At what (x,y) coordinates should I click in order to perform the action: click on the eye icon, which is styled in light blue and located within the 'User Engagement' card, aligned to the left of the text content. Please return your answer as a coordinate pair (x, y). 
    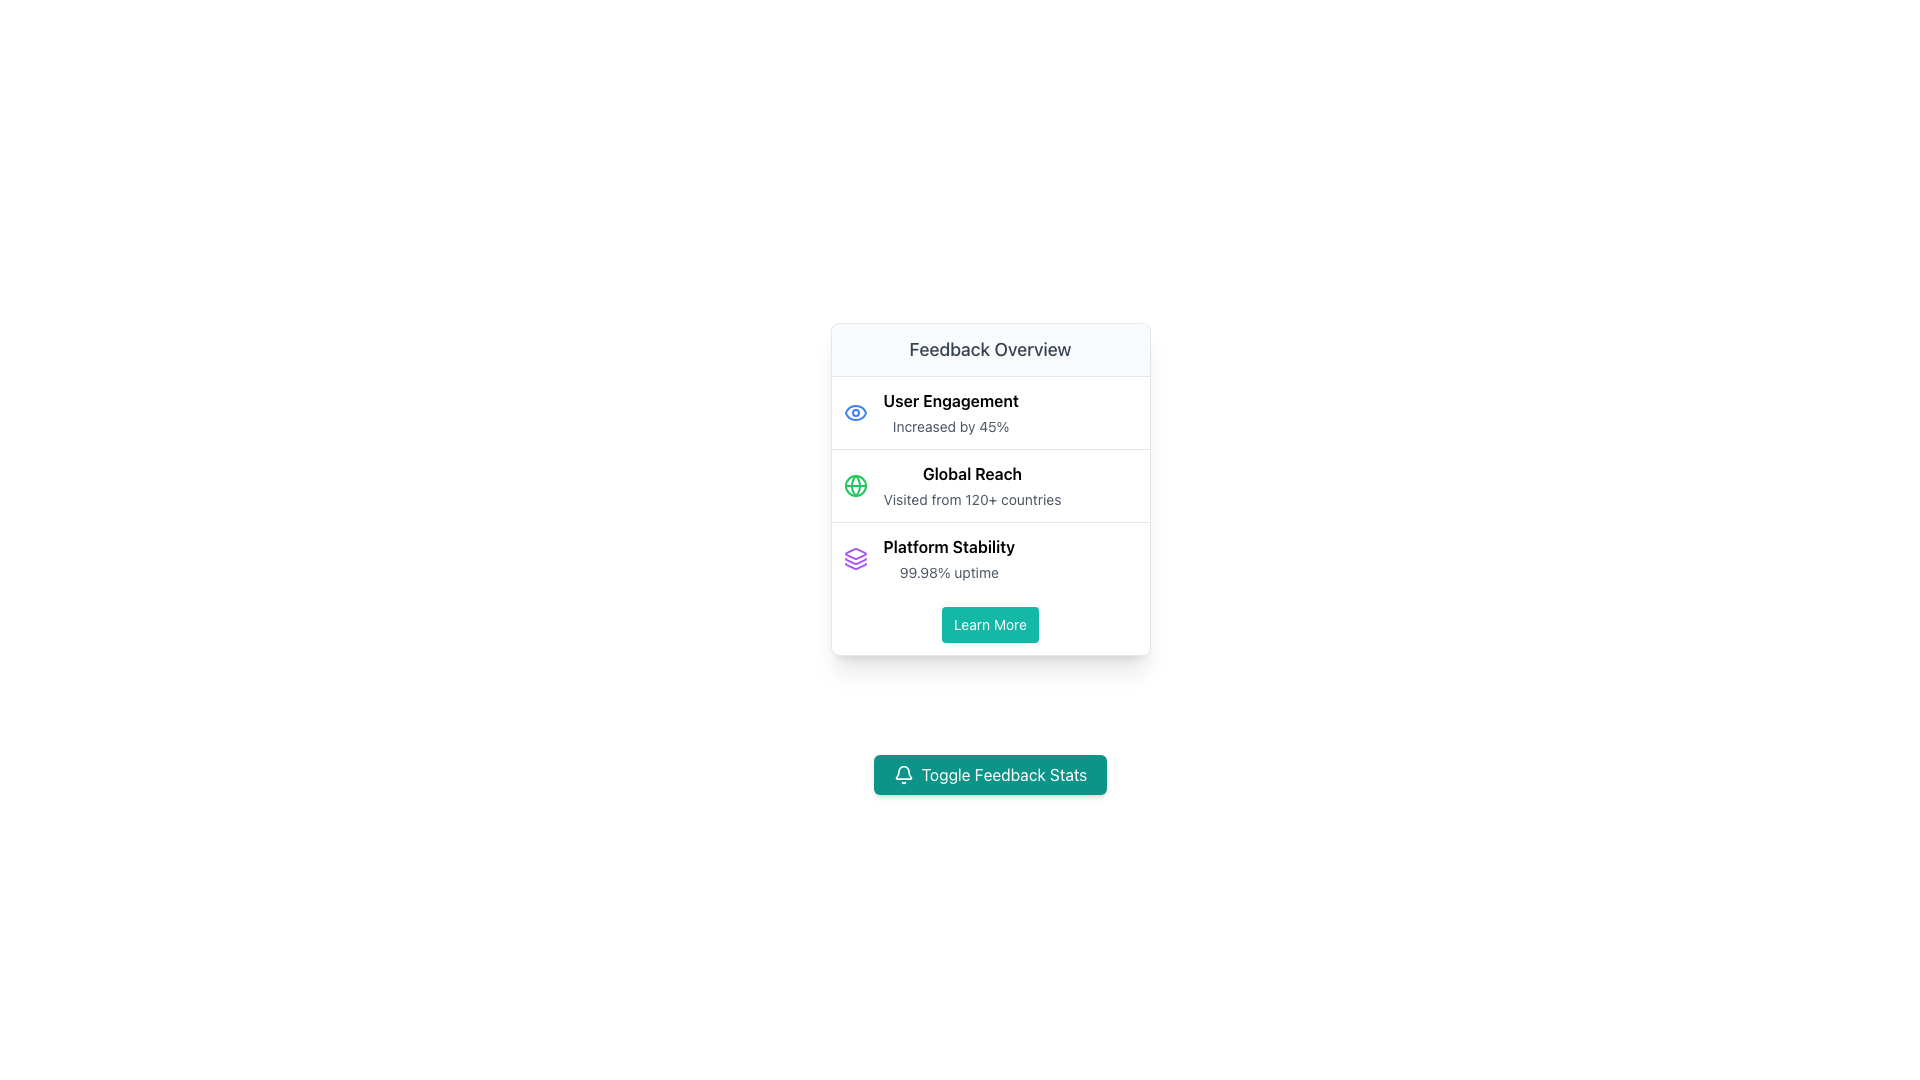
    Looking at the image, I should click on (855, 411).